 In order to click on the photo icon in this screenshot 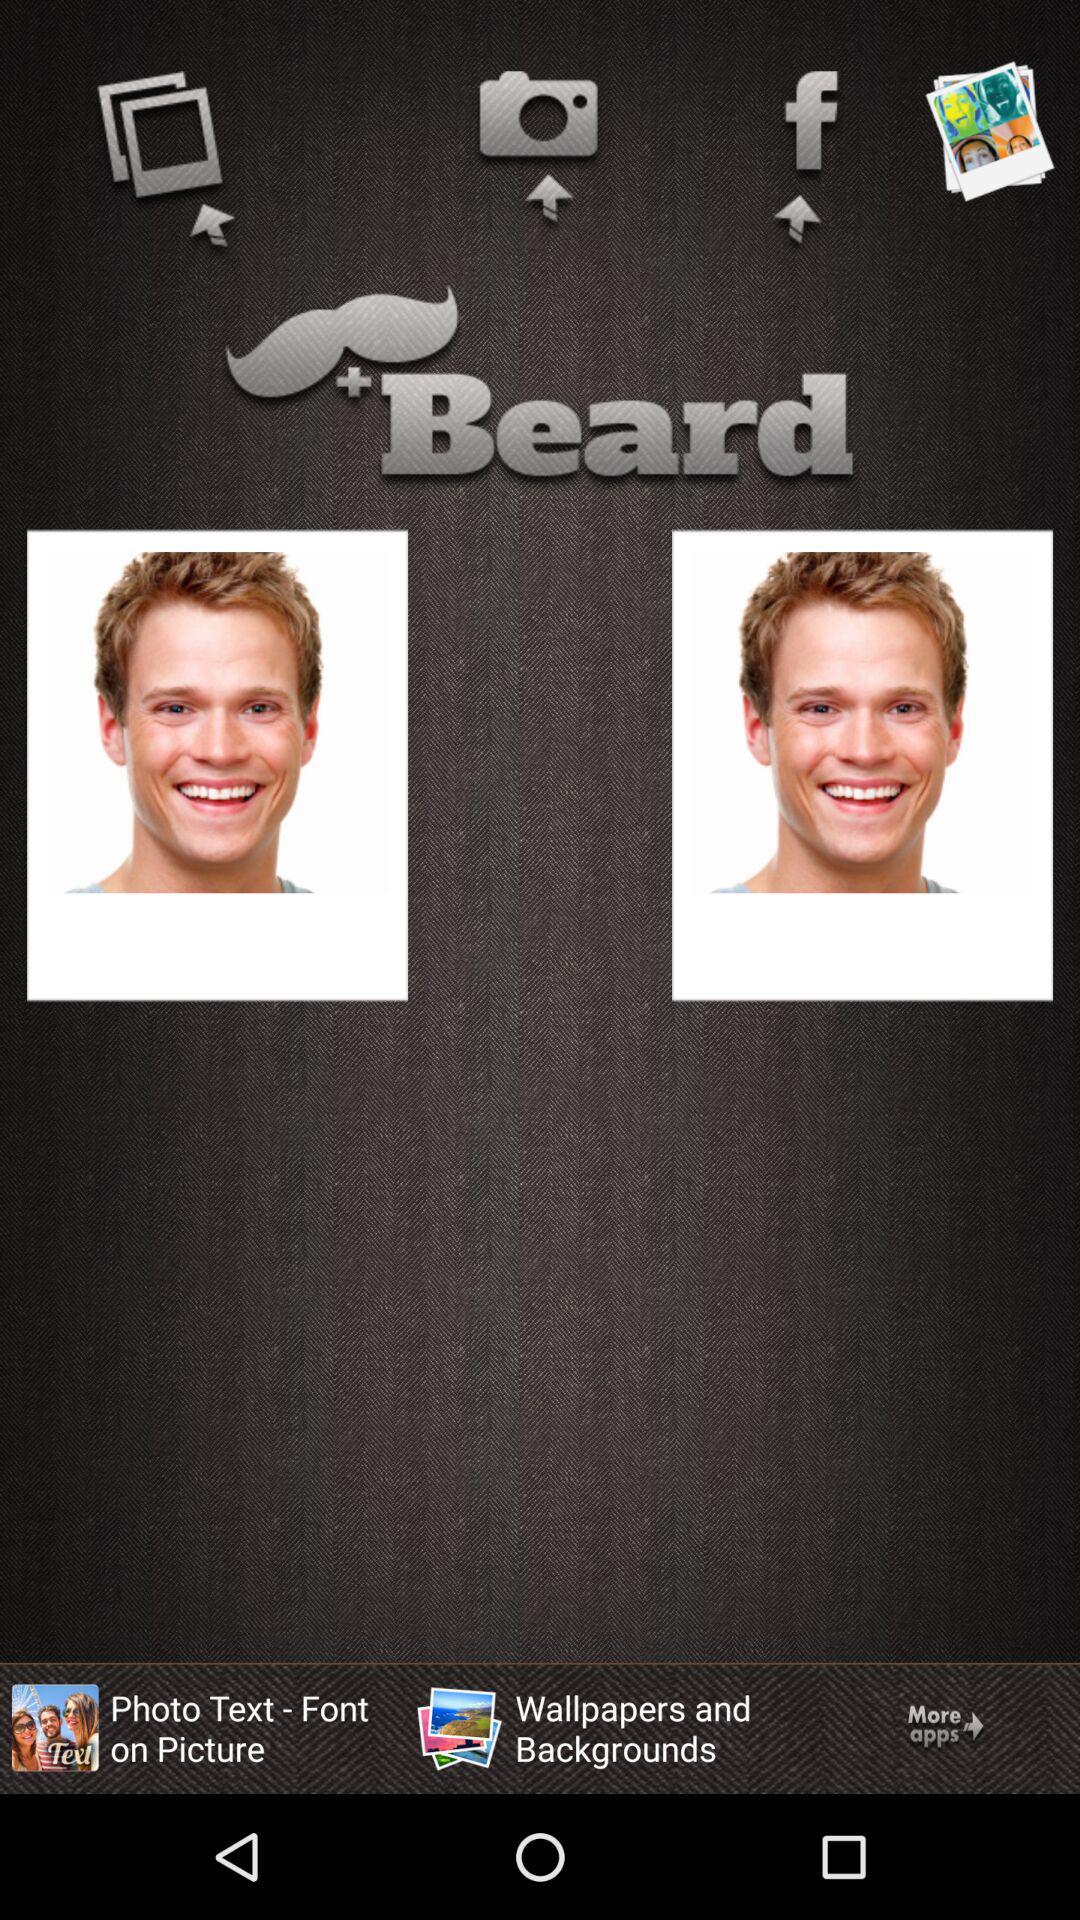, I will do `click(538, 151)`.